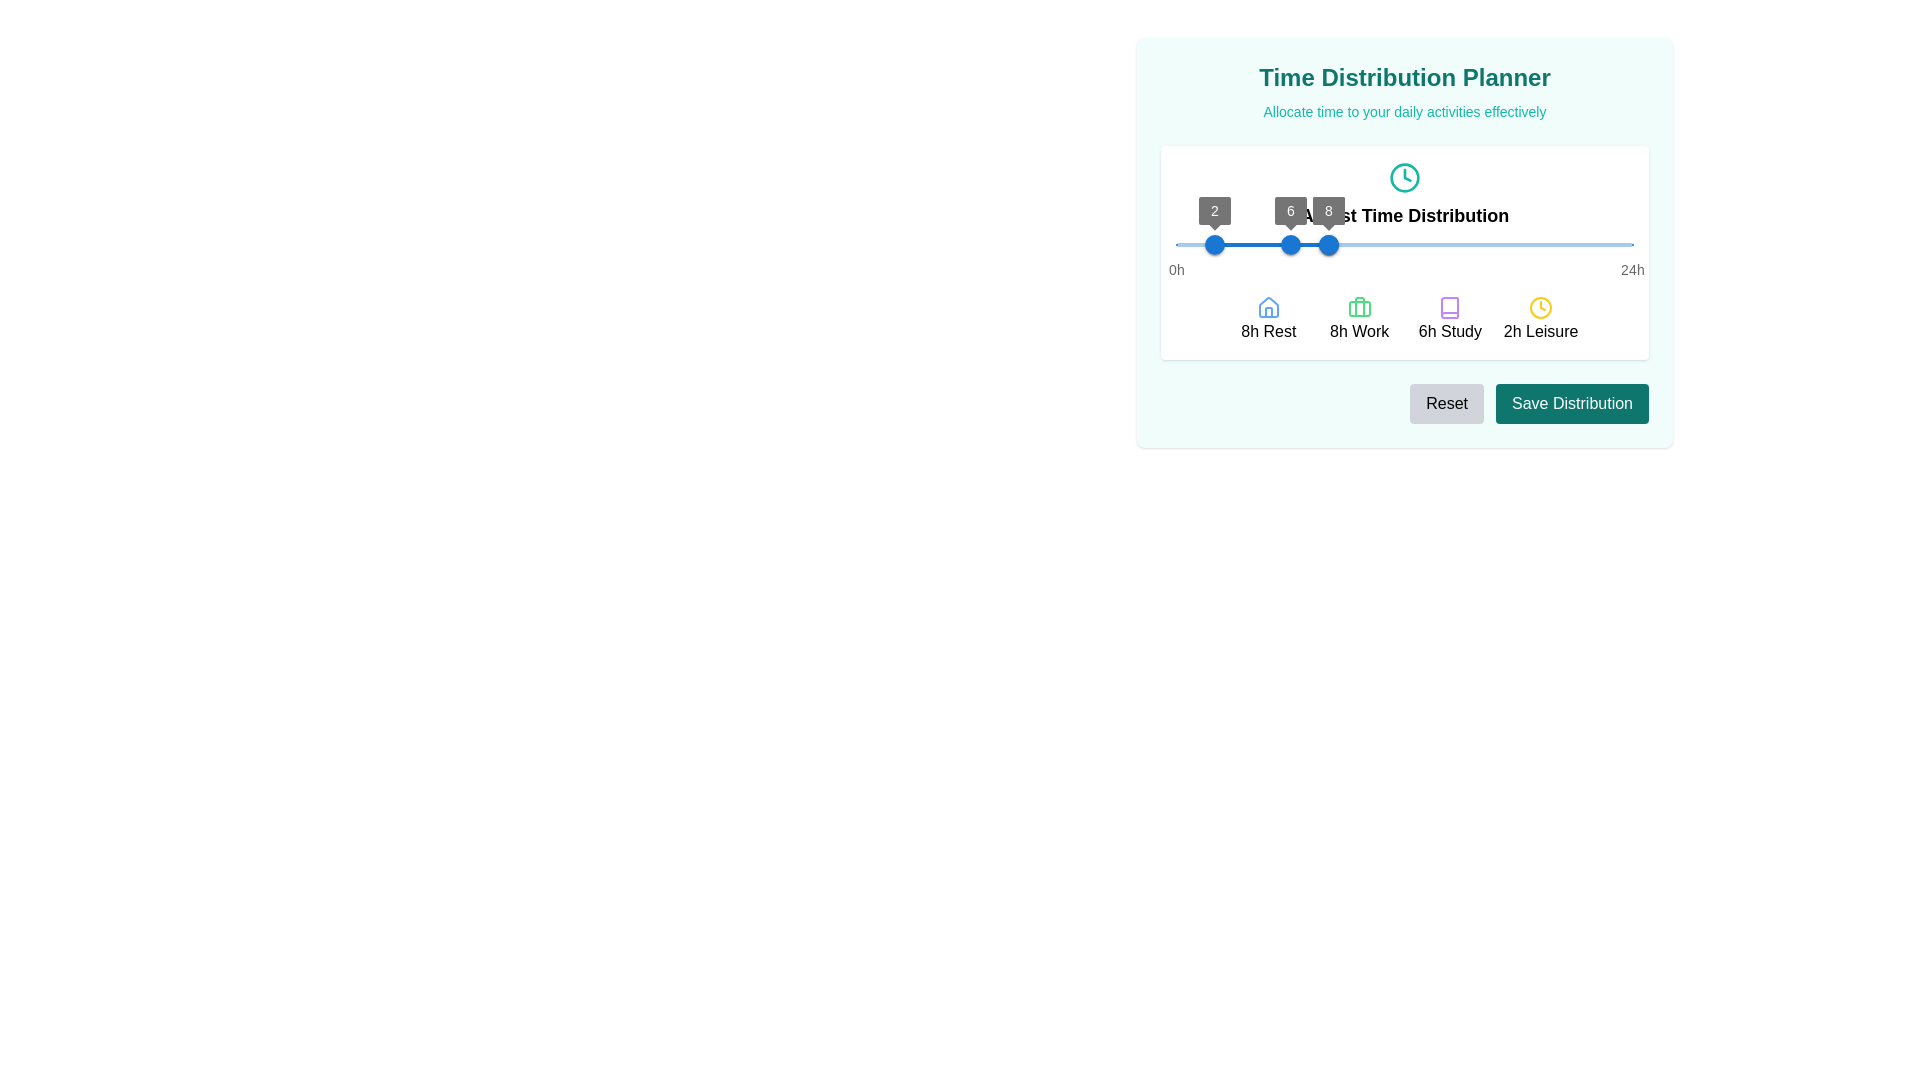 Image resolution: width=1920 pixels, height=1080 pixels. What do you see at coordinates (1286, 244) in the screenshot?
I see `the time slider` at bounding box center [1286, 244].